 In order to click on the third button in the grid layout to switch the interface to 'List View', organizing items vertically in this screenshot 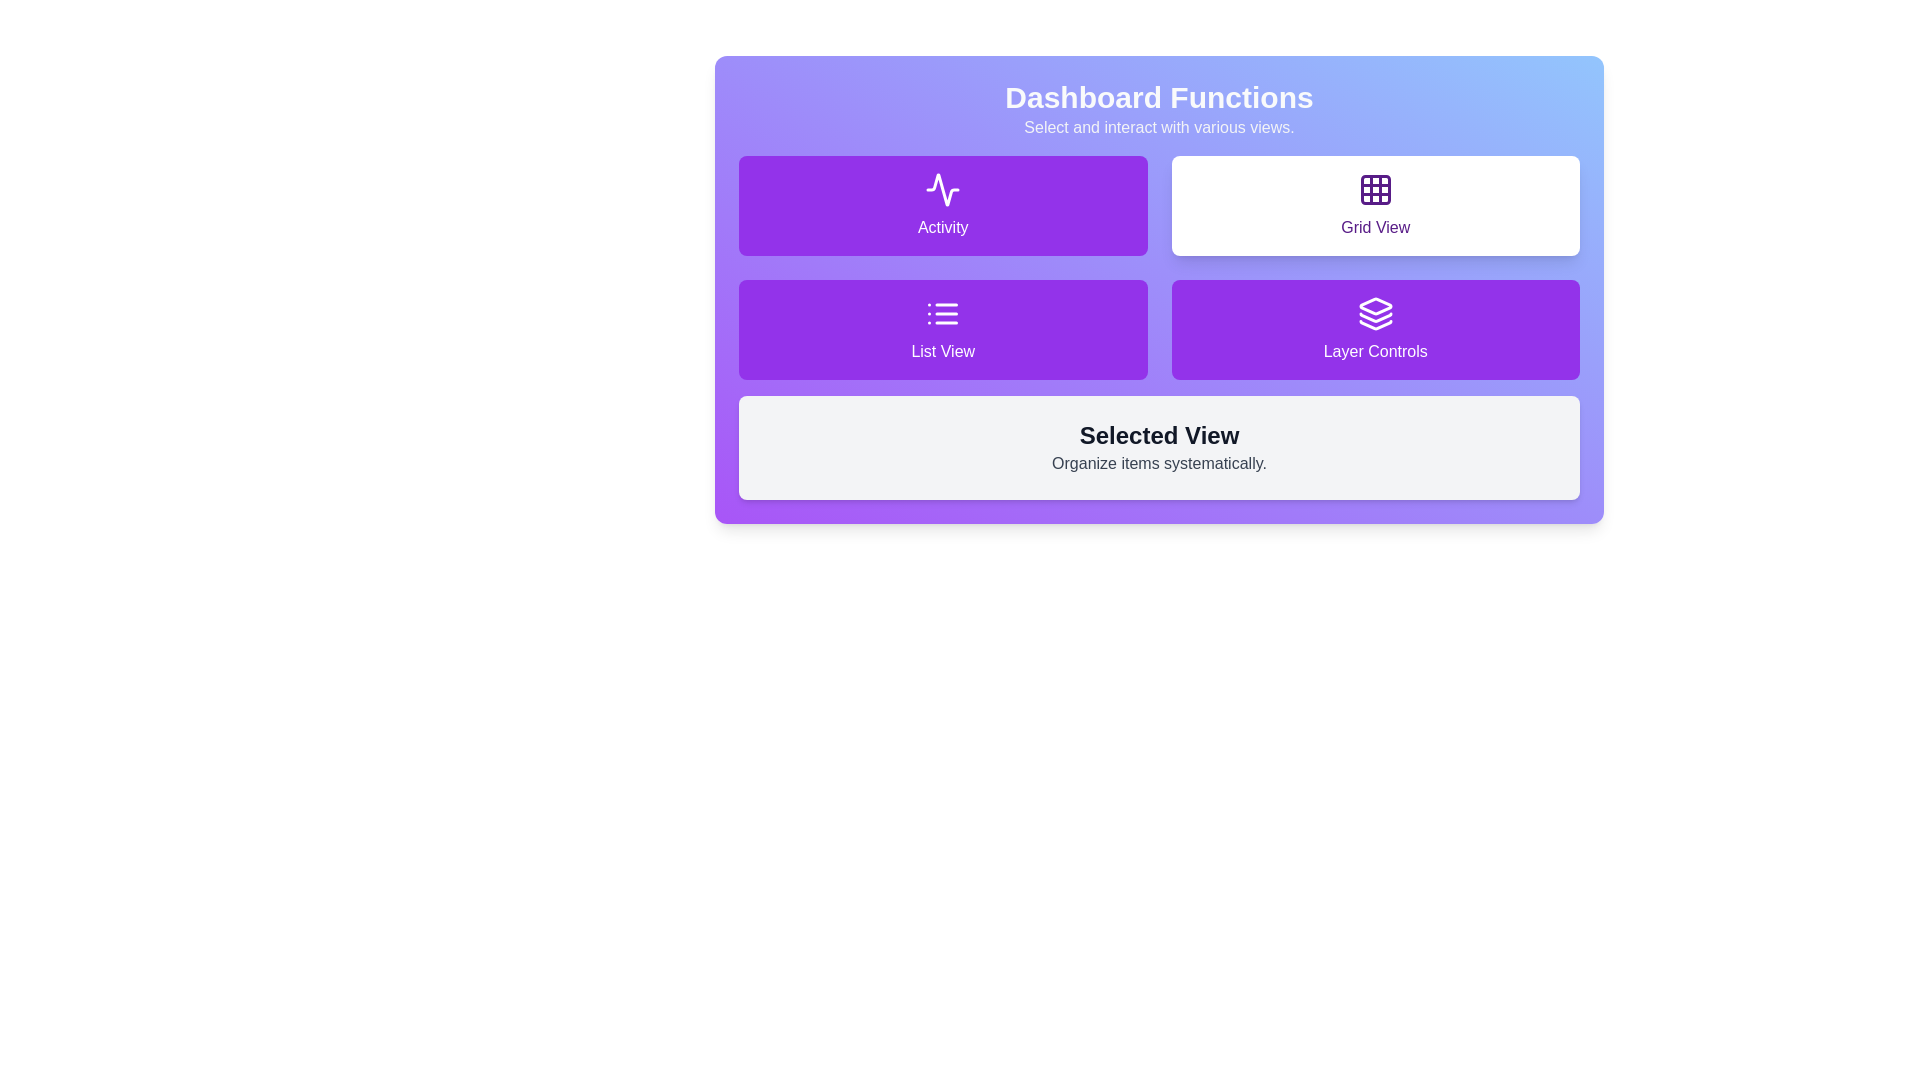, I will do `click(942, 329)`.